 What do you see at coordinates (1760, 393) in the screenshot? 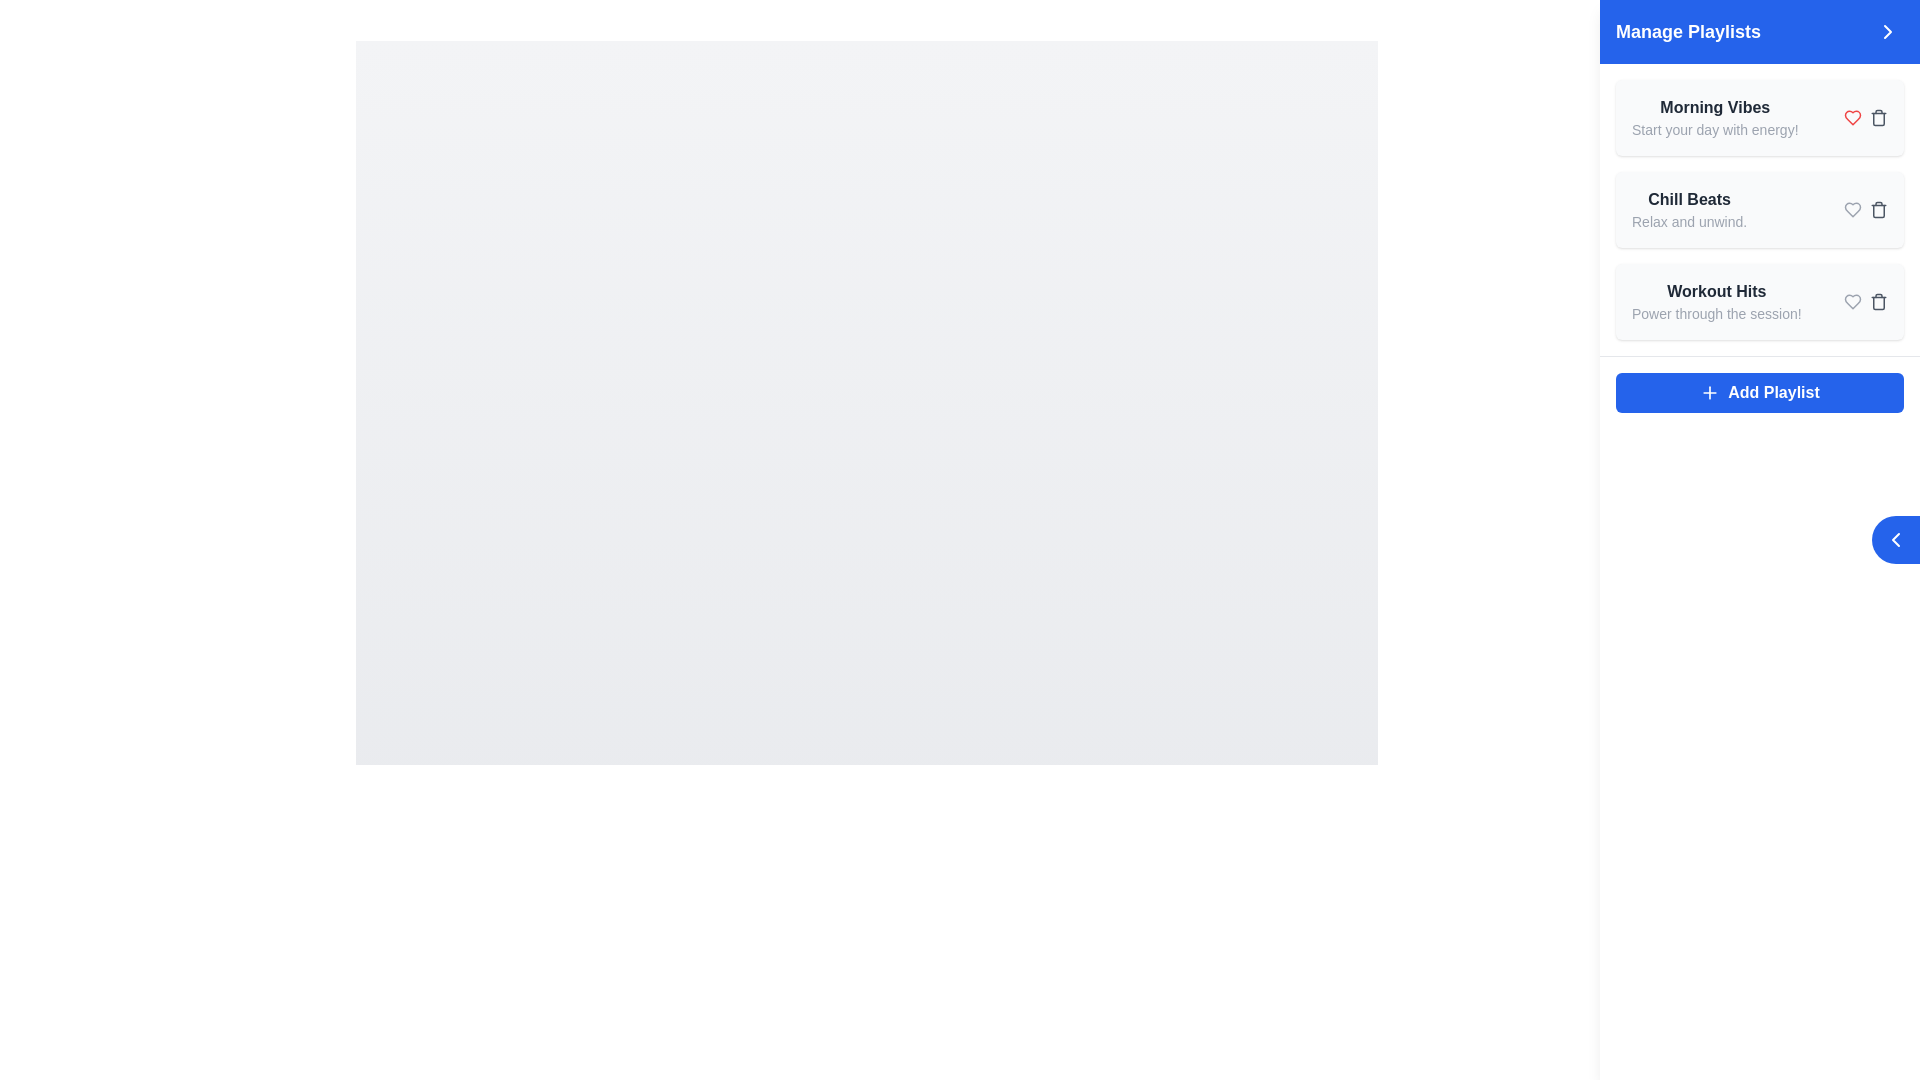
I see `keyboard navigation` at bounding box center [1760, 393].